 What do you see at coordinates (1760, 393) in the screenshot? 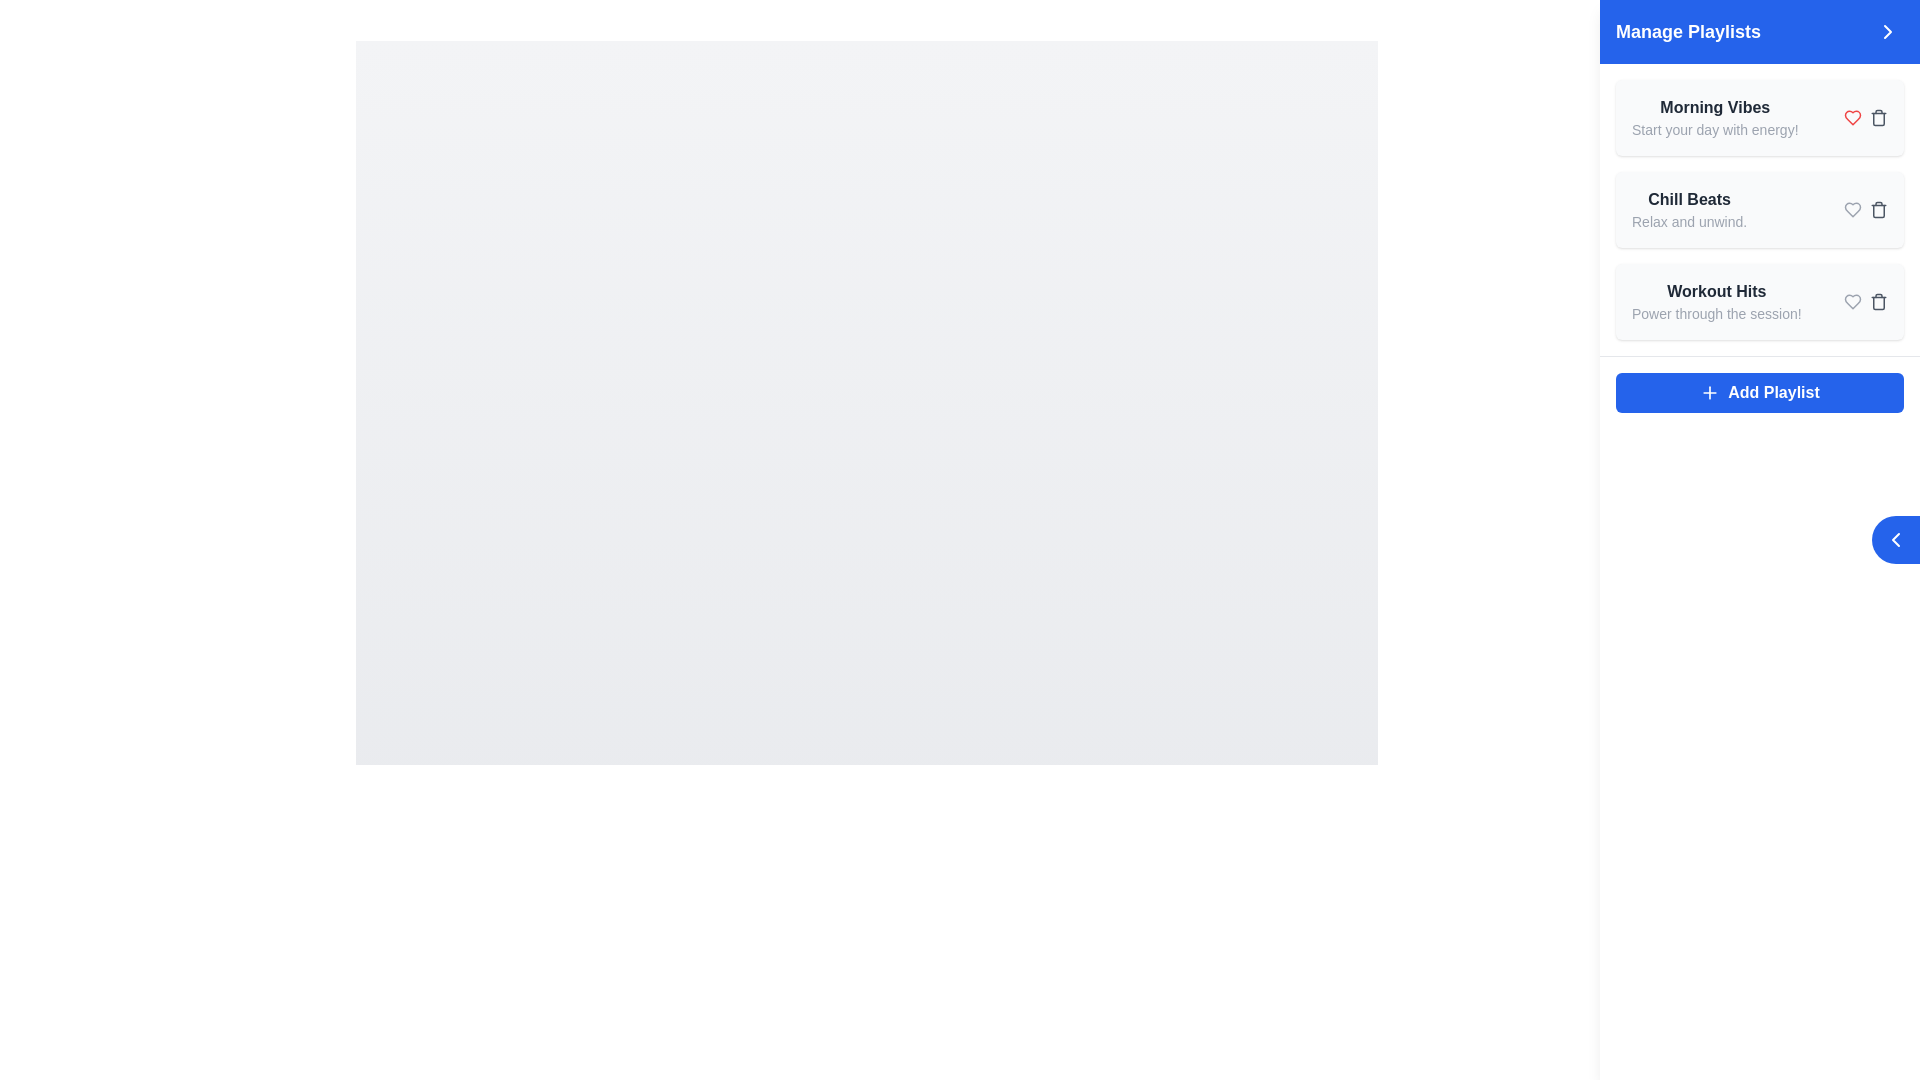
I see `keyboard navigation` at bounding box center [1760, 393].